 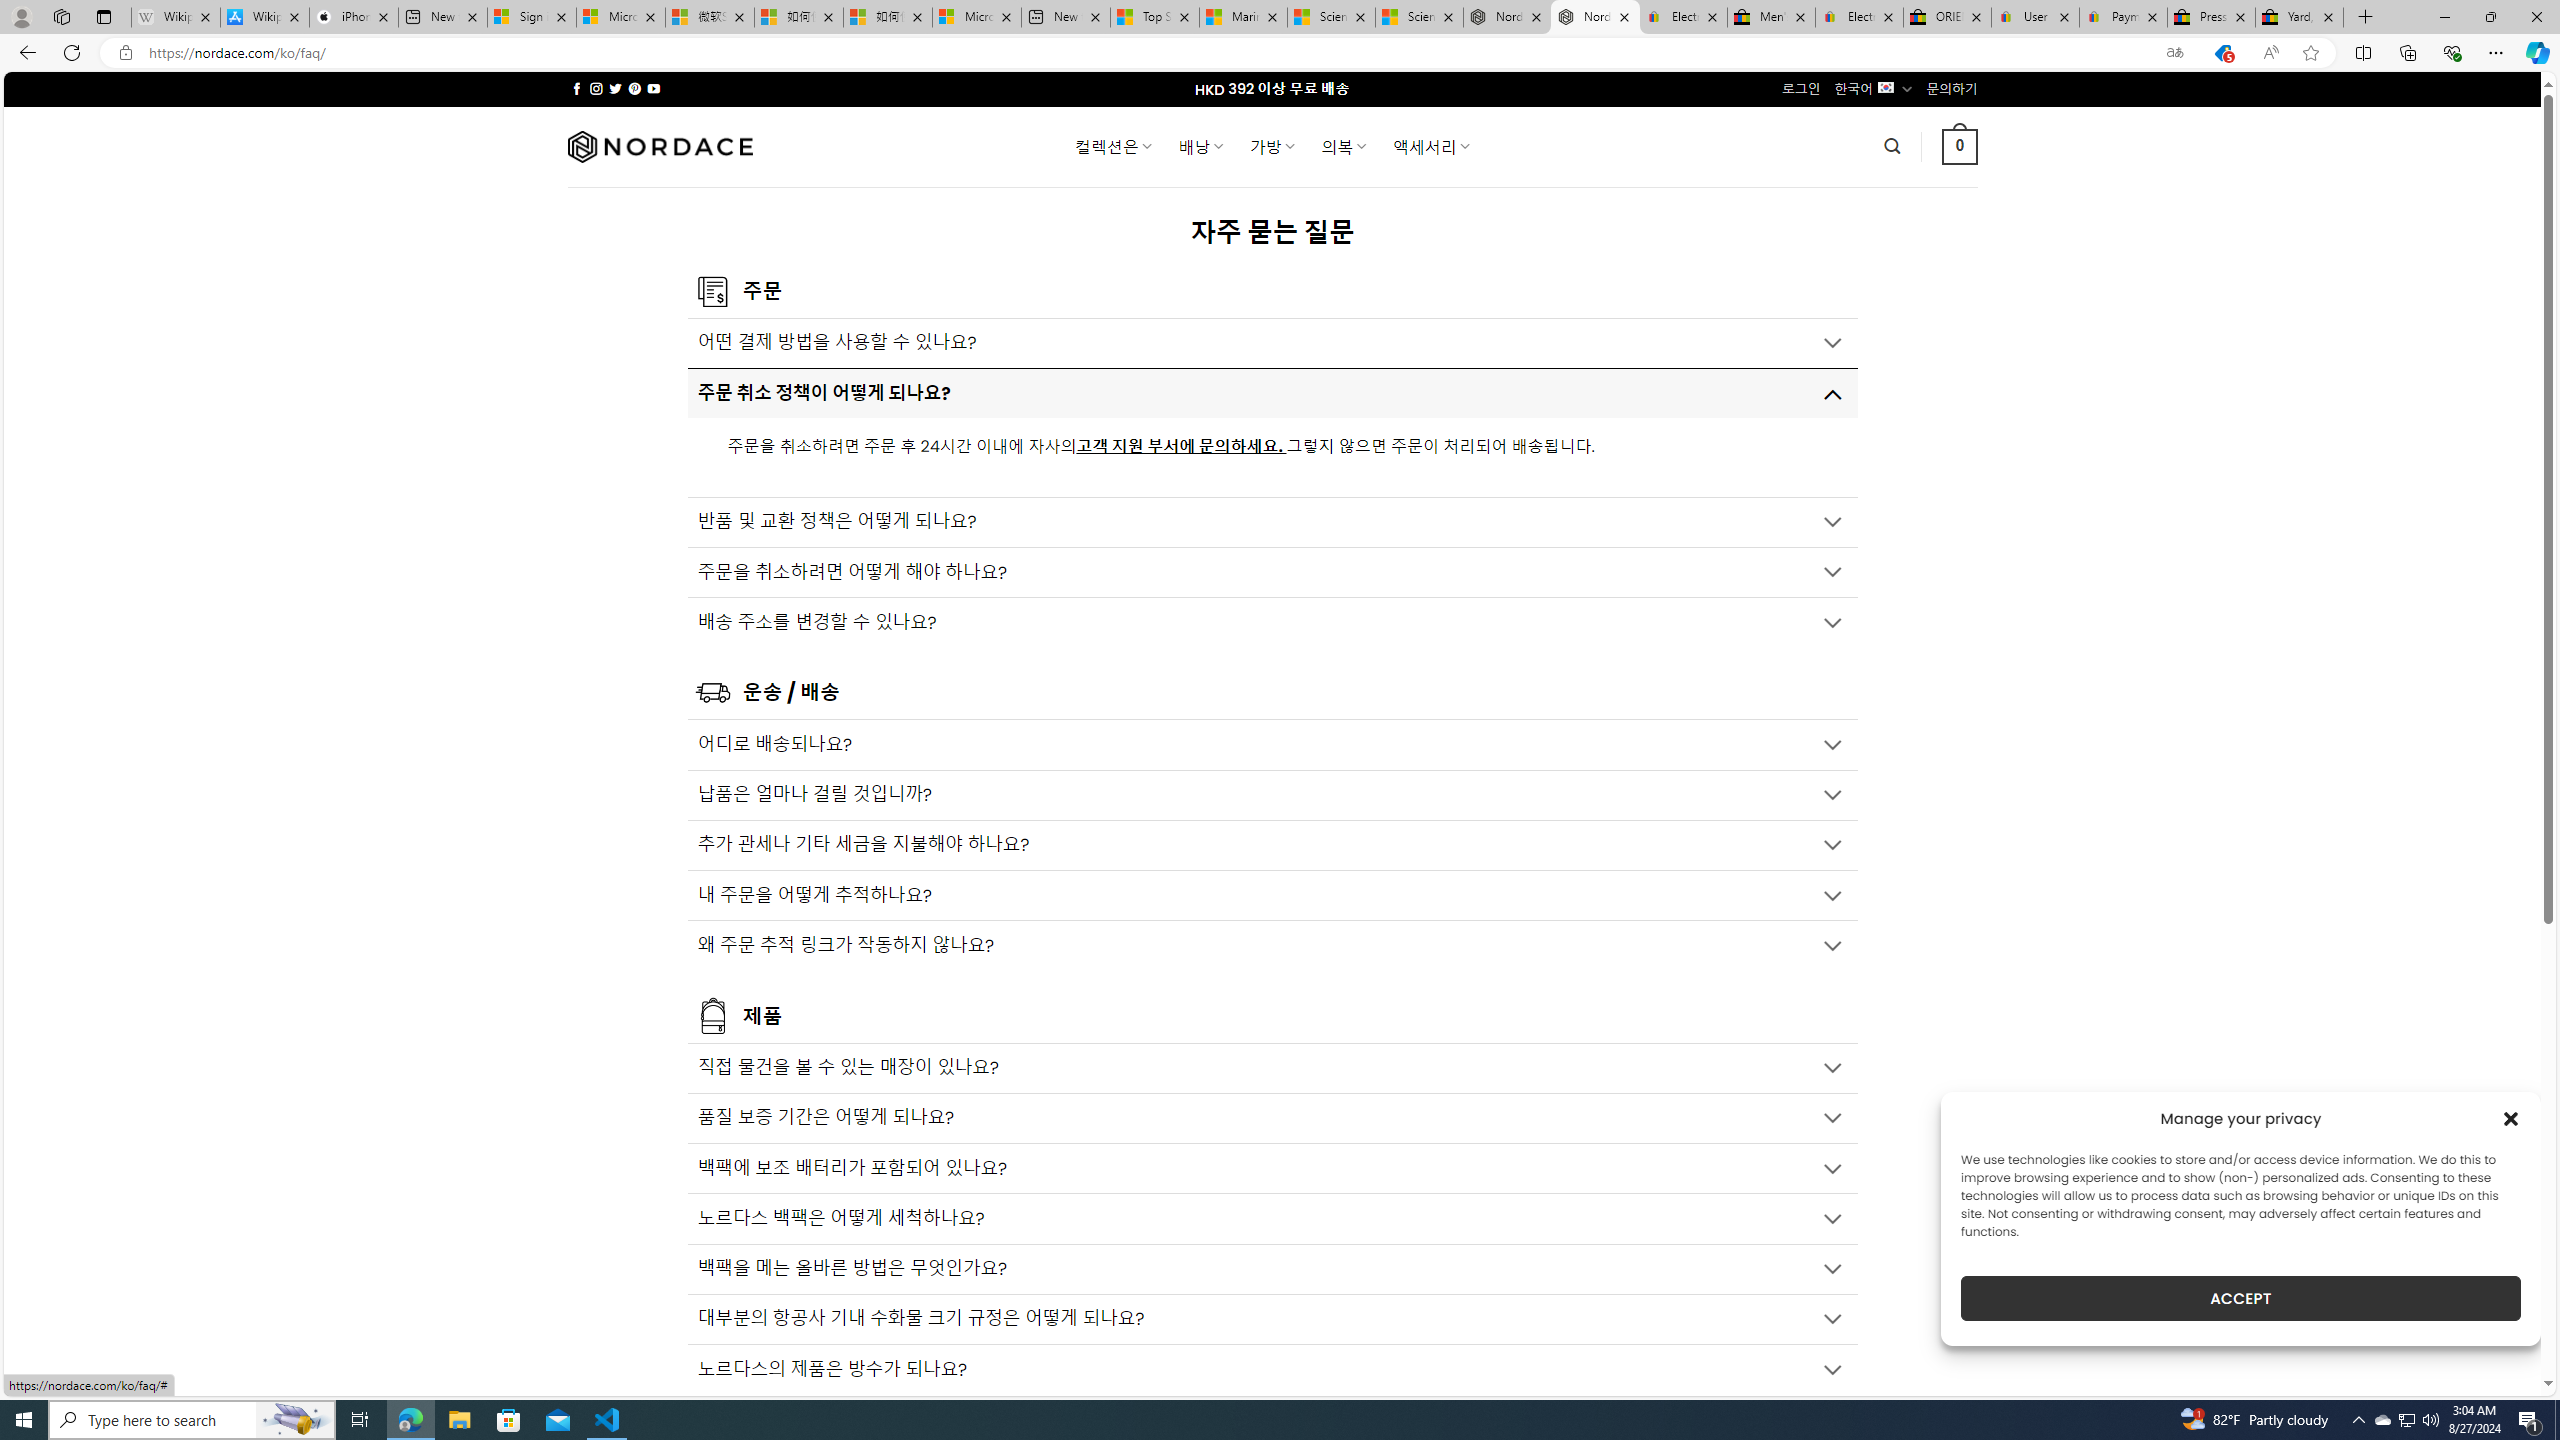 What do you see at coordinates (2035, 16) in the screenshot?
I see `'User Privacy Notice | eBay'` at bounding box center [2035, 16].